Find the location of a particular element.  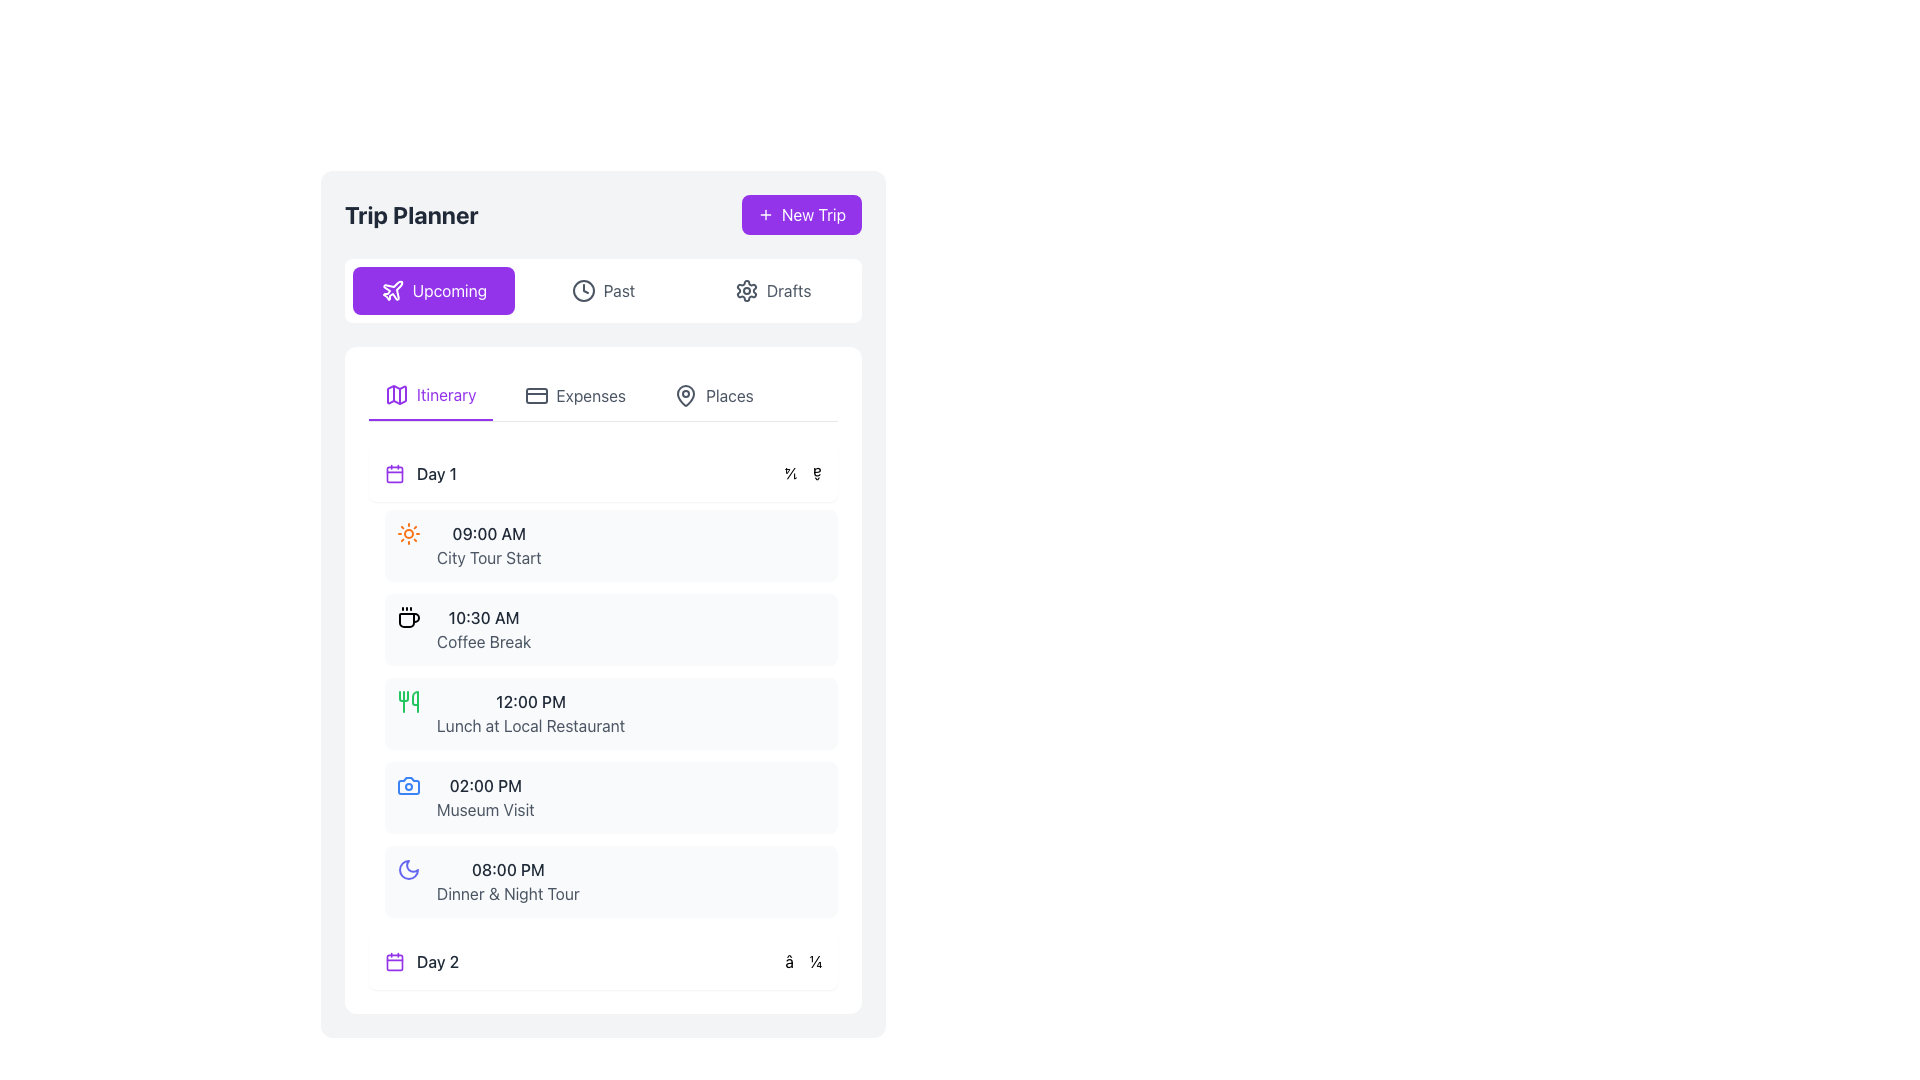

the descriptive Text label located below the time label '08:00 PM' in the itinerary list for 'Day 1' is located at coordinates (508, 893).